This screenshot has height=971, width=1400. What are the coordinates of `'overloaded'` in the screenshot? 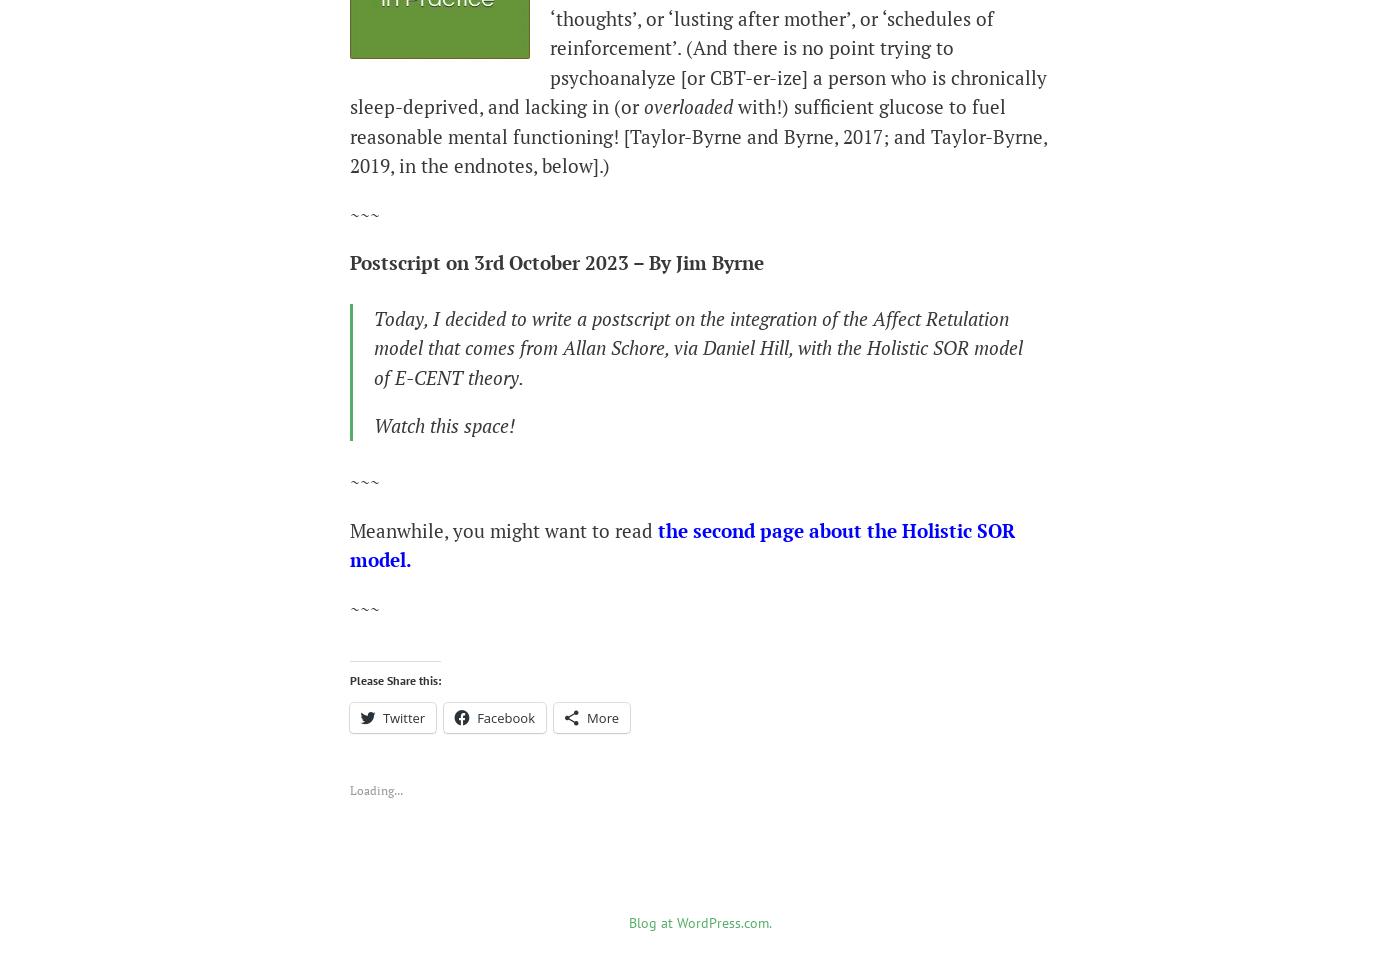 It's located at (688, 105).